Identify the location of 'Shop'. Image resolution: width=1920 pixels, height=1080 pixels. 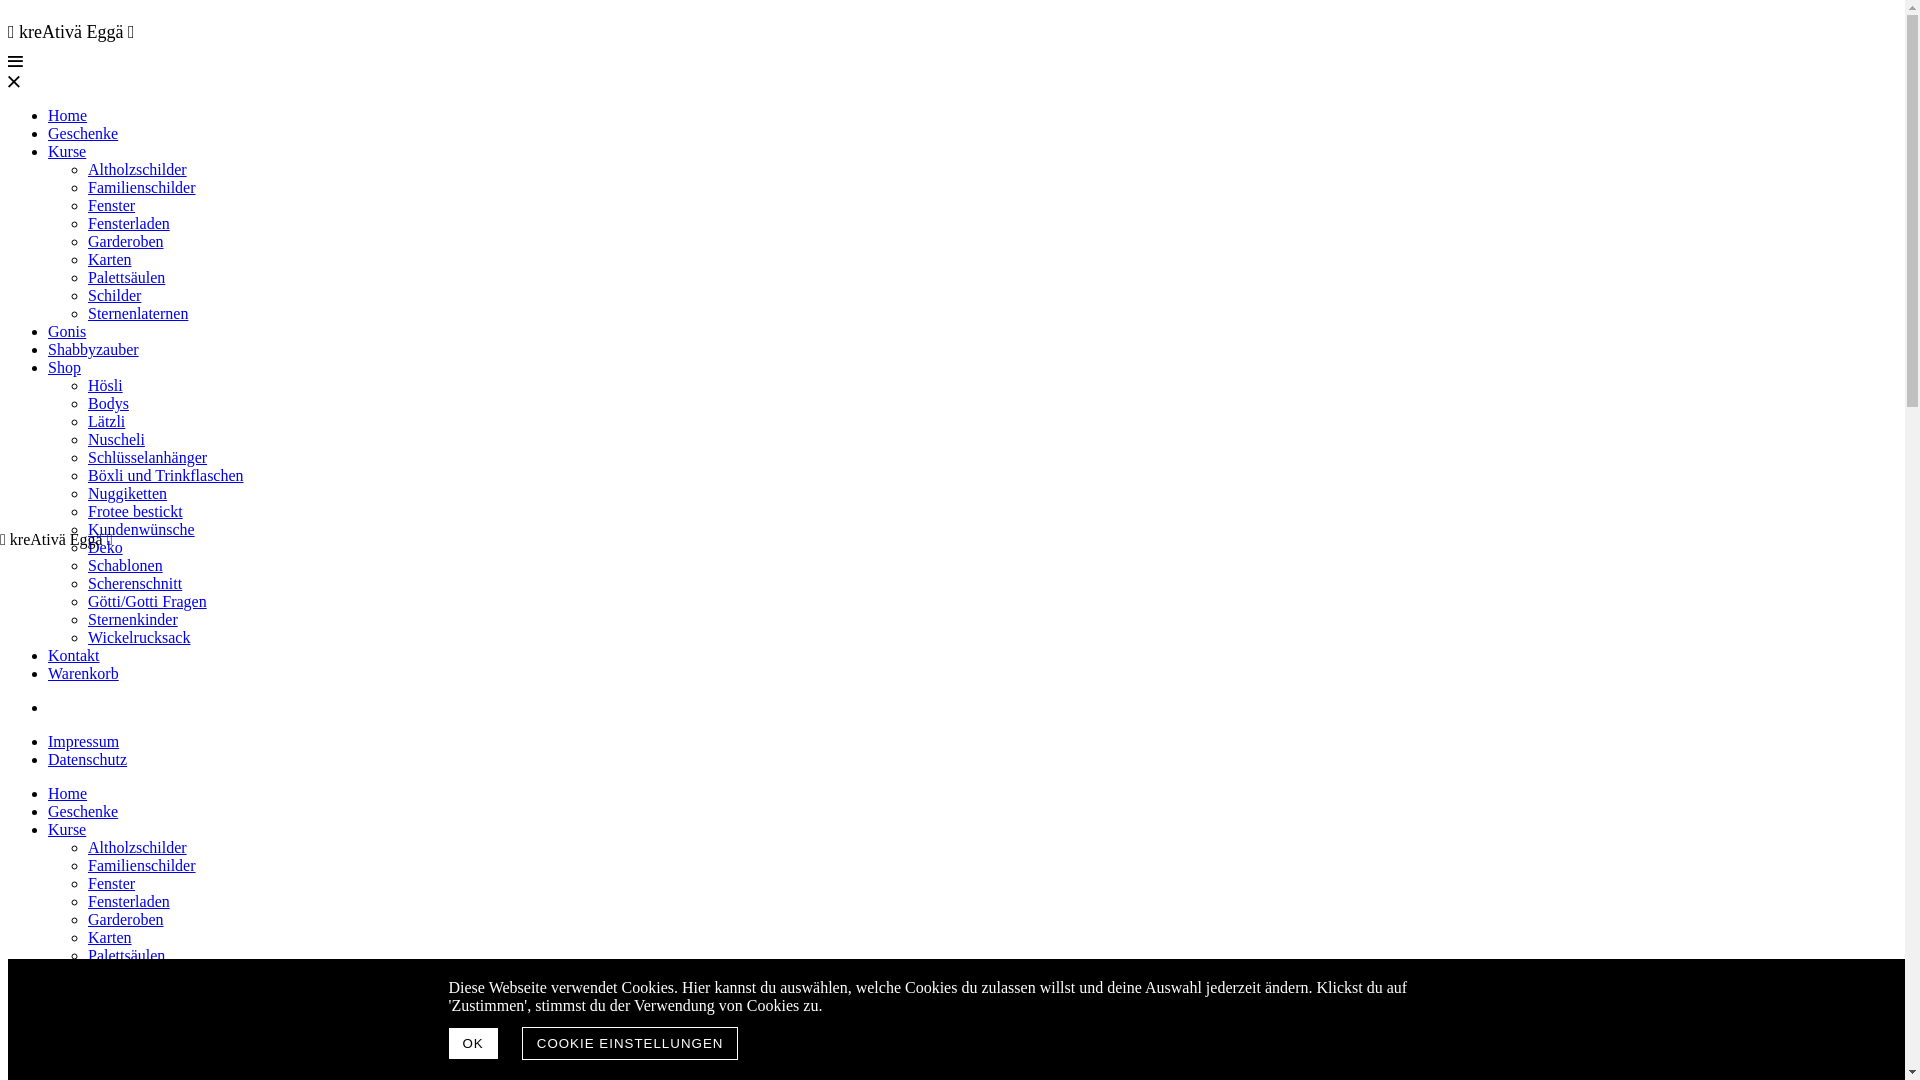
(64, 1044).